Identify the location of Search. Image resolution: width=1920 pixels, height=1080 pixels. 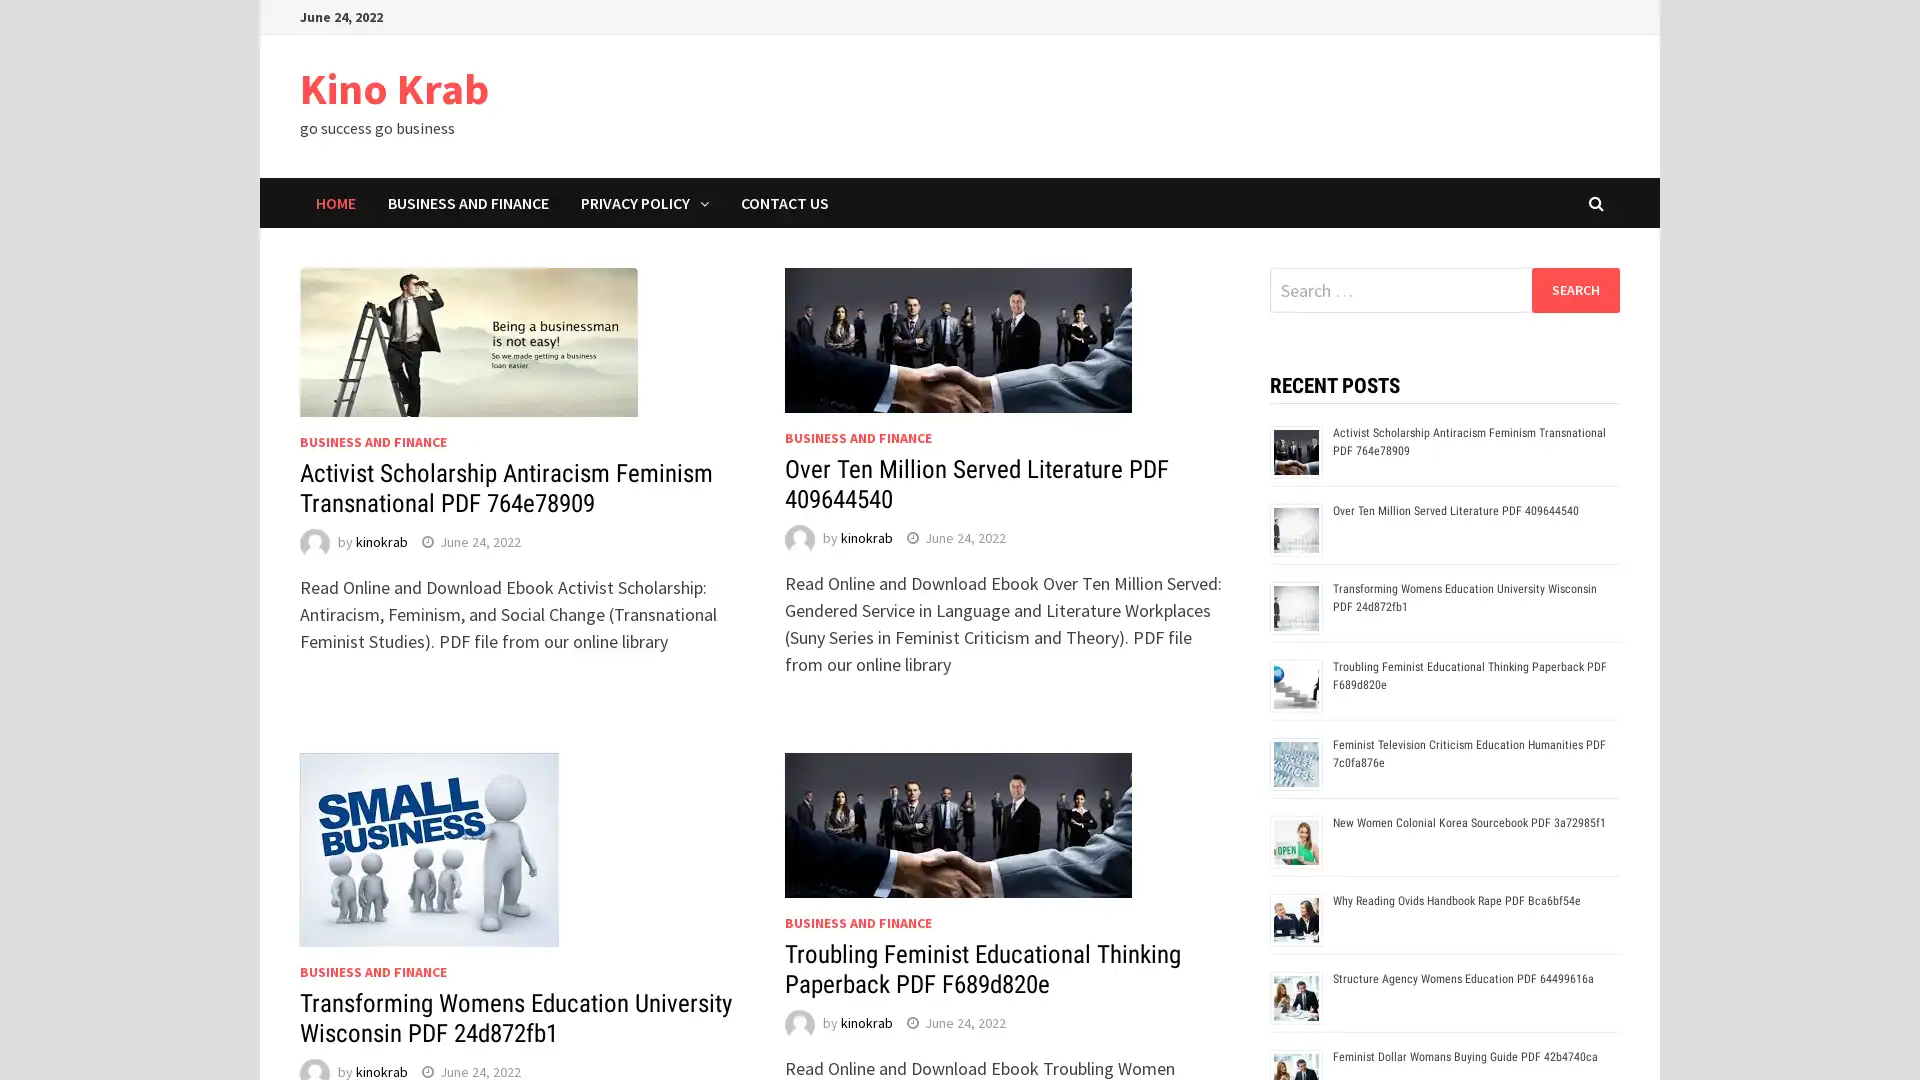
(1574, 289).